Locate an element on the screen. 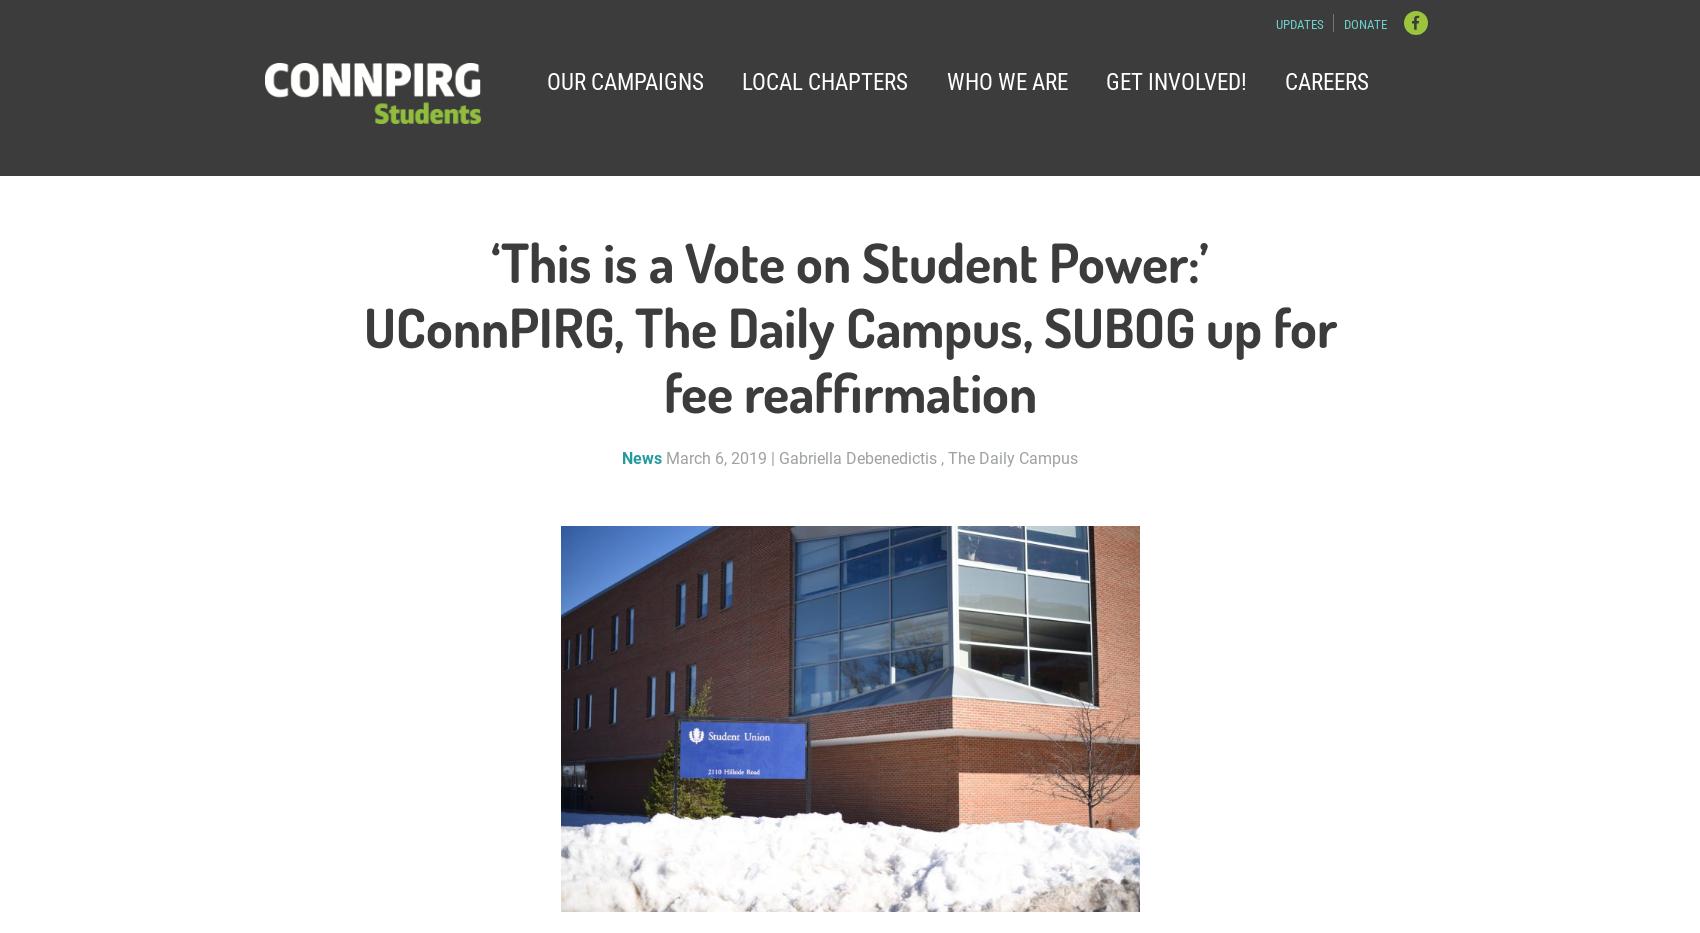  'Our Campaigns' is located at coordinates (624, 80).